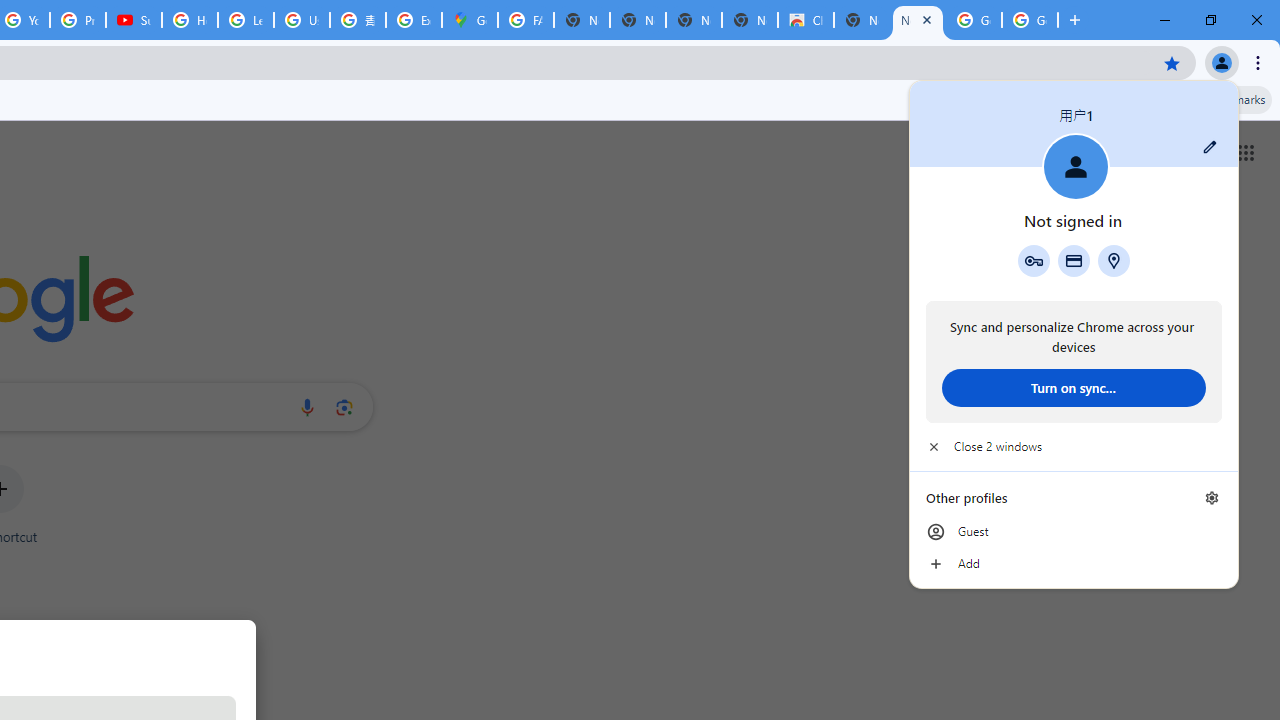  Describe the element at coordinates (1030, 20) in the screenshot. I see `'Google Images'` at that location.